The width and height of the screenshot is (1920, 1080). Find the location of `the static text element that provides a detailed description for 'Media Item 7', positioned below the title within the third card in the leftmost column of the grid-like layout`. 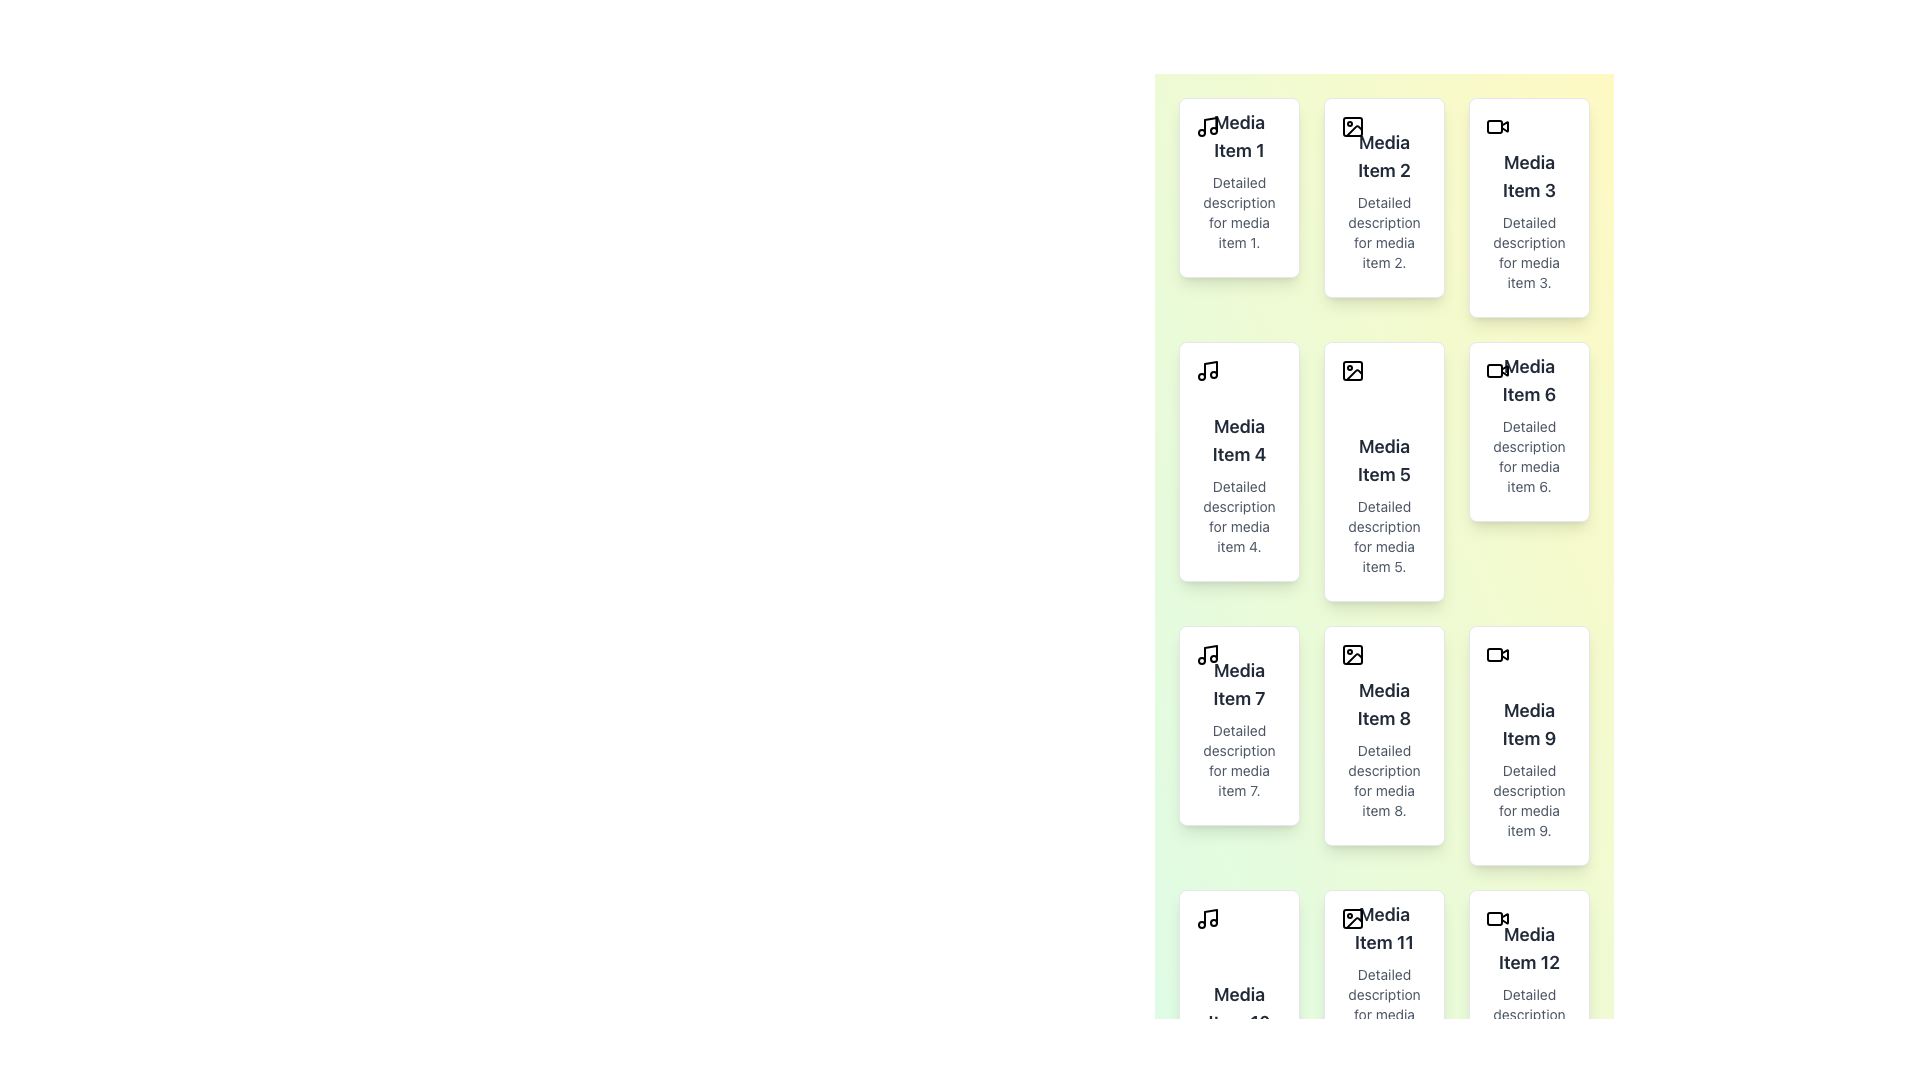

the static text element that provides a detailed description for 'Media Item 7', positioned below the title within the third card in the leftmost column of the grid-like layout is located at coordinates (1238, 760).